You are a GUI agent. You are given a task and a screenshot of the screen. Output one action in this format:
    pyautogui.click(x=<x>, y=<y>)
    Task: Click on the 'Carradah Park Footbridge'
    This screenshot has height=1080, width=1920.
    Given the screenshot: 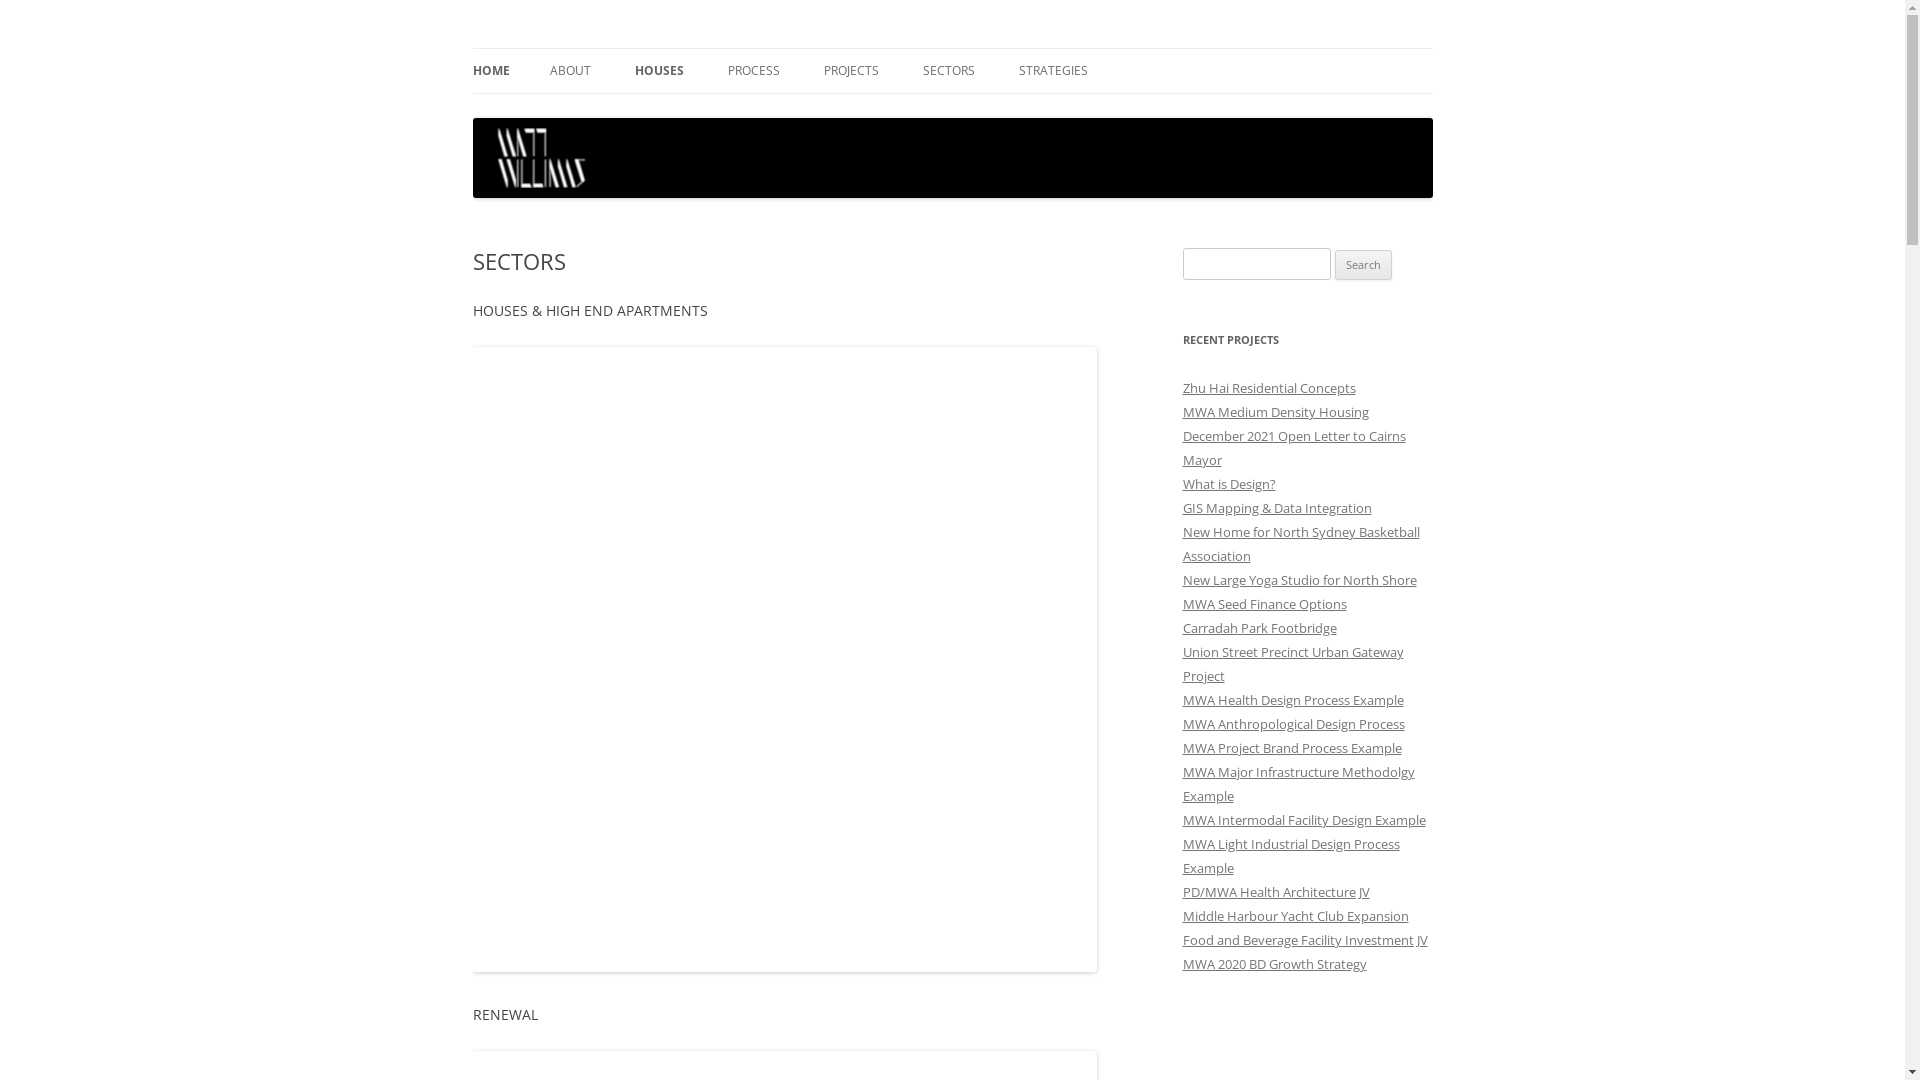 What is the action you would take?
    pyautogui.click(x=1257, y=627)
    